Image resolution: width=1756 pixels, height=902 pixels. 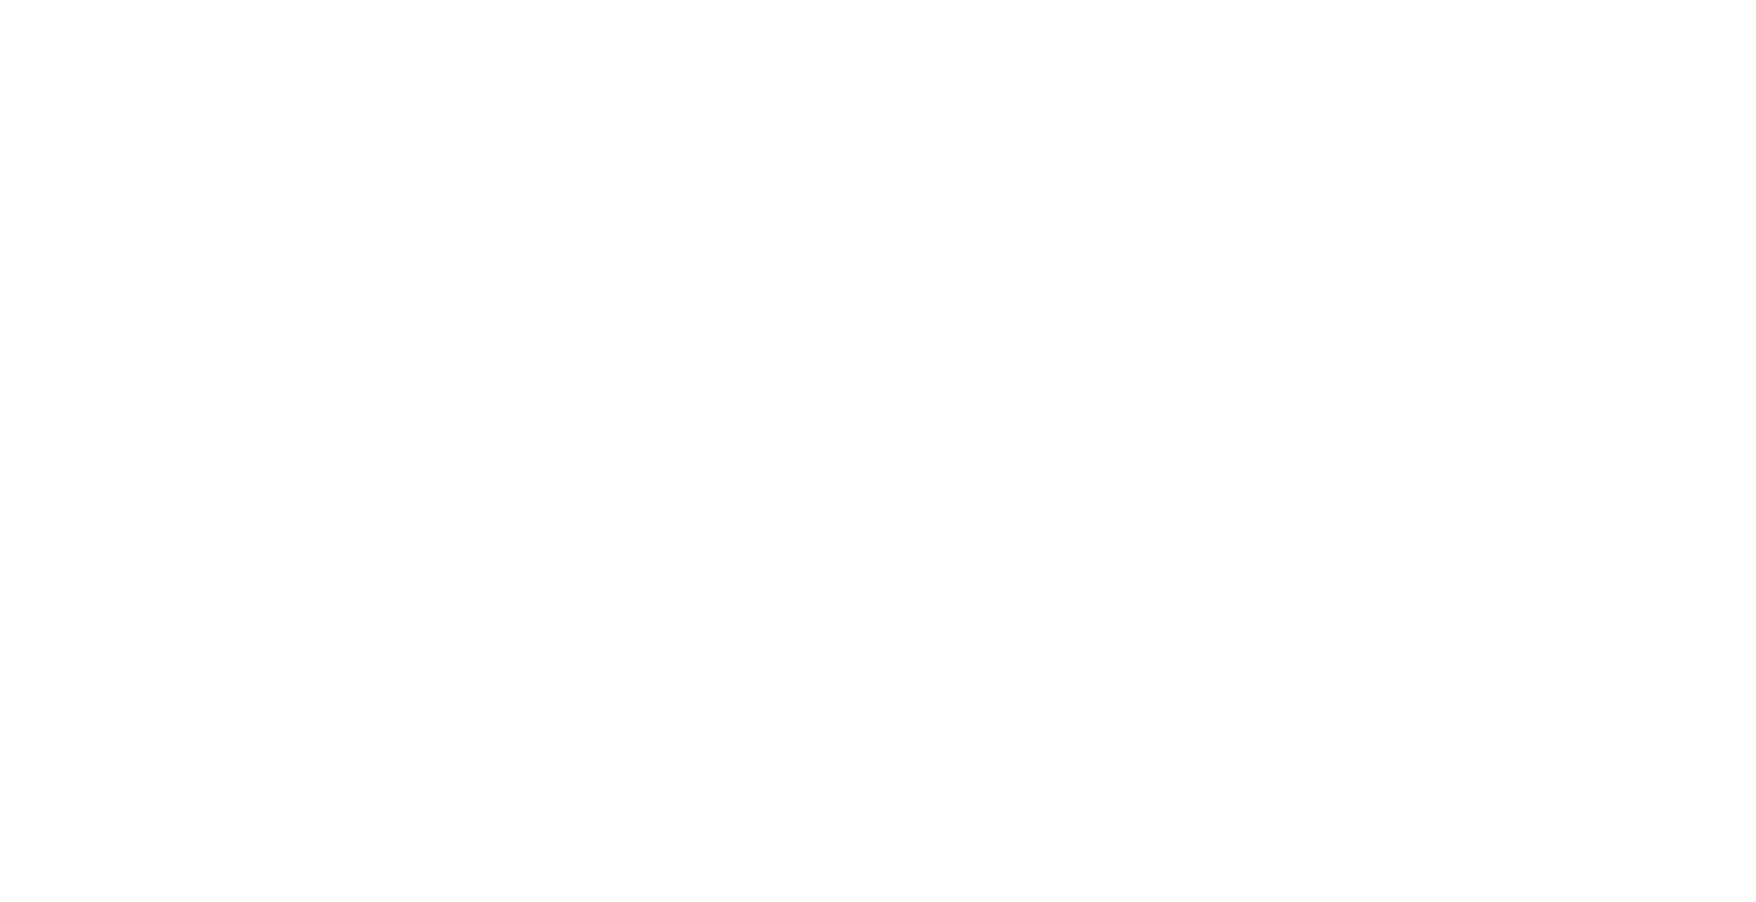 What do you see at coordinates (1407, 773) in the screenshot?
I see `'Techno Wool Brushing Boot'` at bounding box center [1407, 773].